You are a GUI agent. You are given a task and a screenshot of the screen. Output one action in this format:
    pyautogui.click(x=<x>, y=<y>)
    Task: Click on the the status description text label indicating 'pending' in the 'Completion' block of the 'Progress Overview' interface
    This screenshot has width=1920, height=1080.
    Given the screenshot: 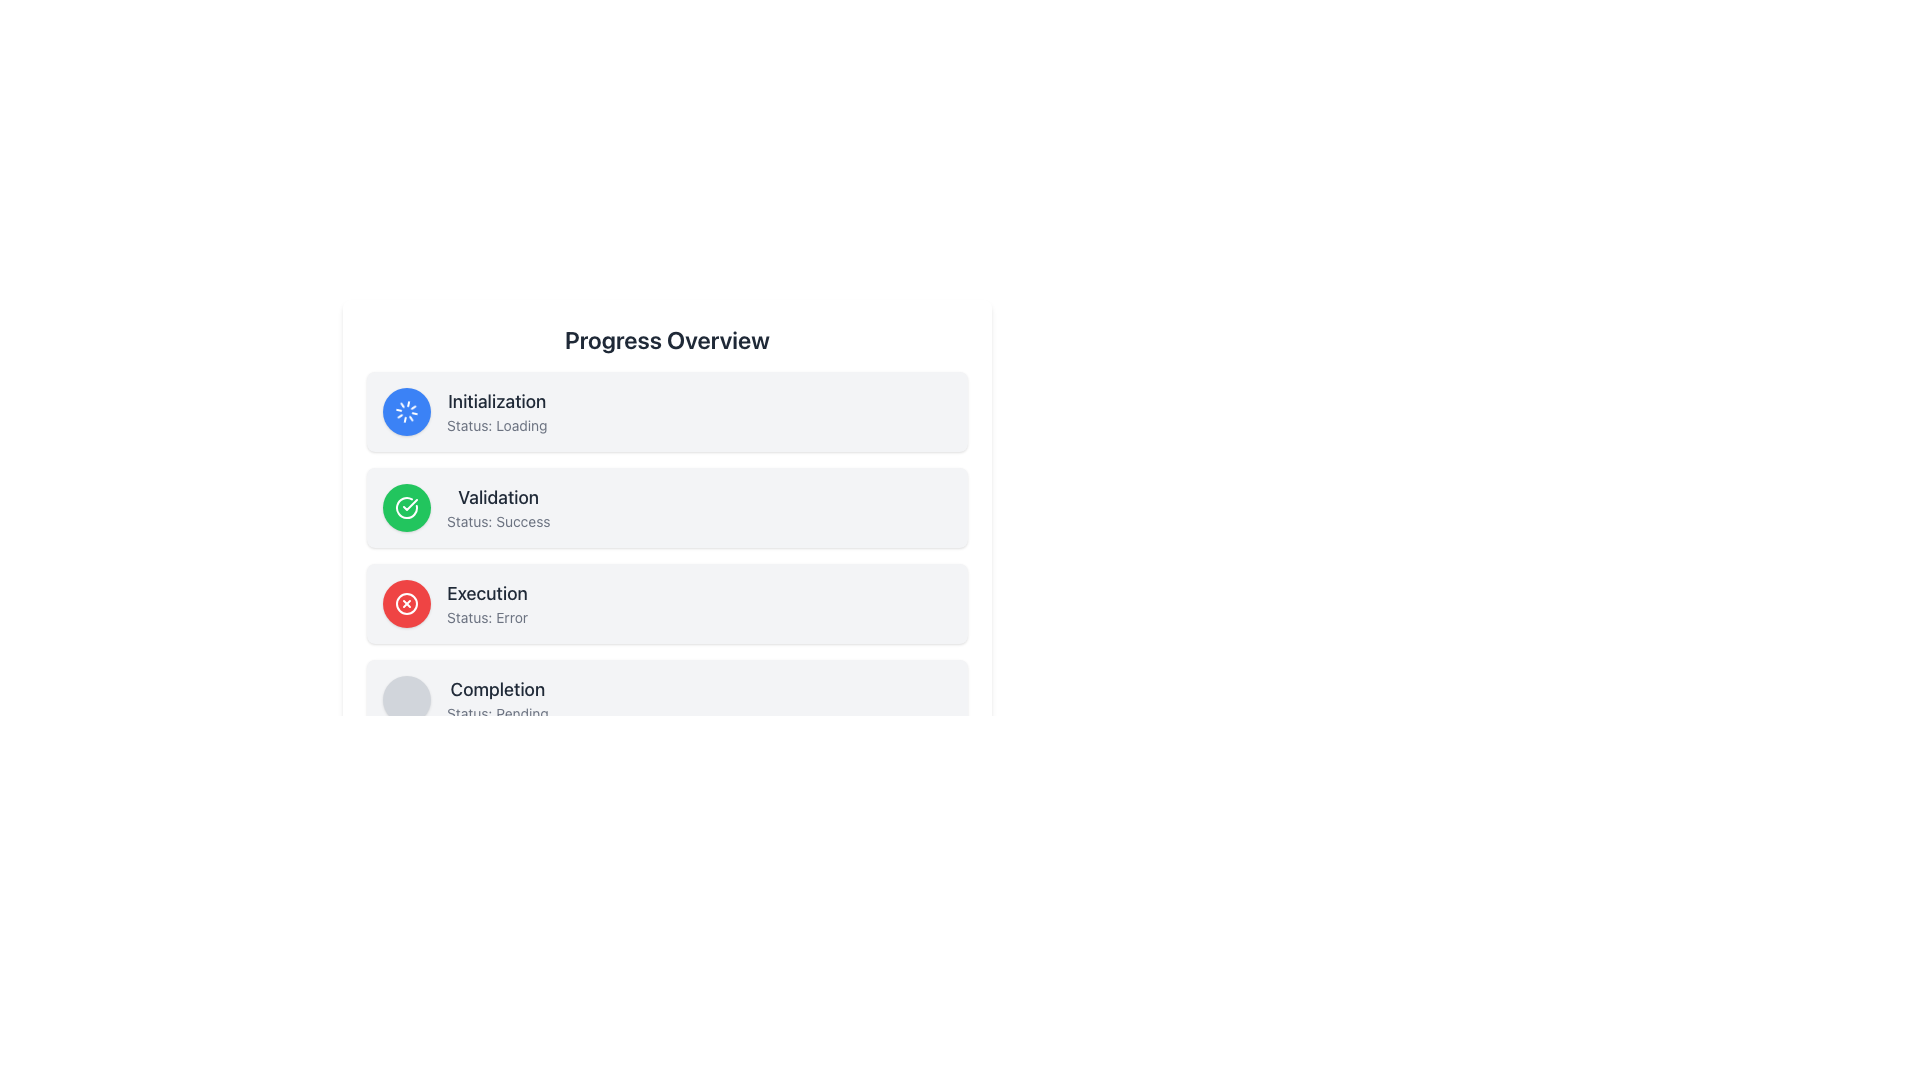 What is the action you would take?
    pyautogui.click(x=497, y=712)
    